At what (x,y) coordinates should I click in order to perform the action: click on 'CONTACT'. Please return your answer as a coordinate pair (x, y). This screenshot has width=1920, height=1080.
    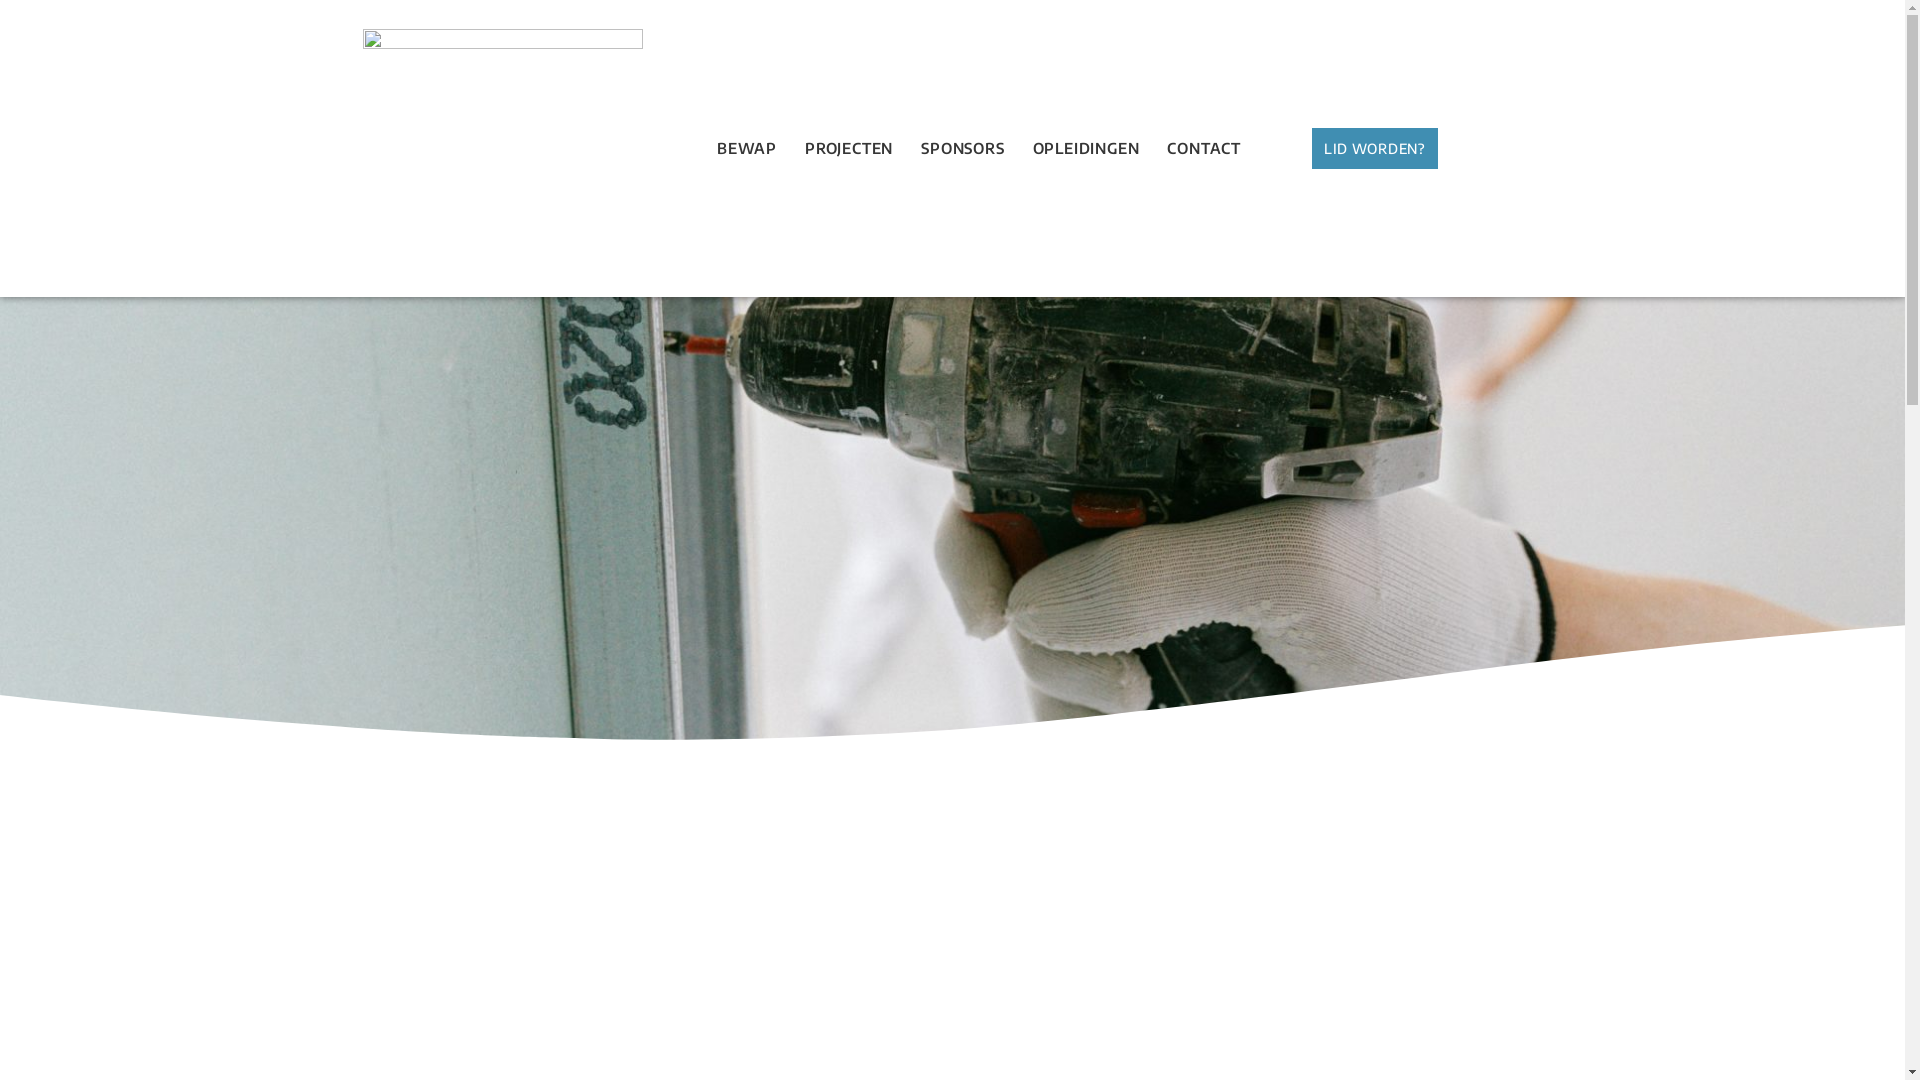
    Looking at the image, I should click on (1152, 147).